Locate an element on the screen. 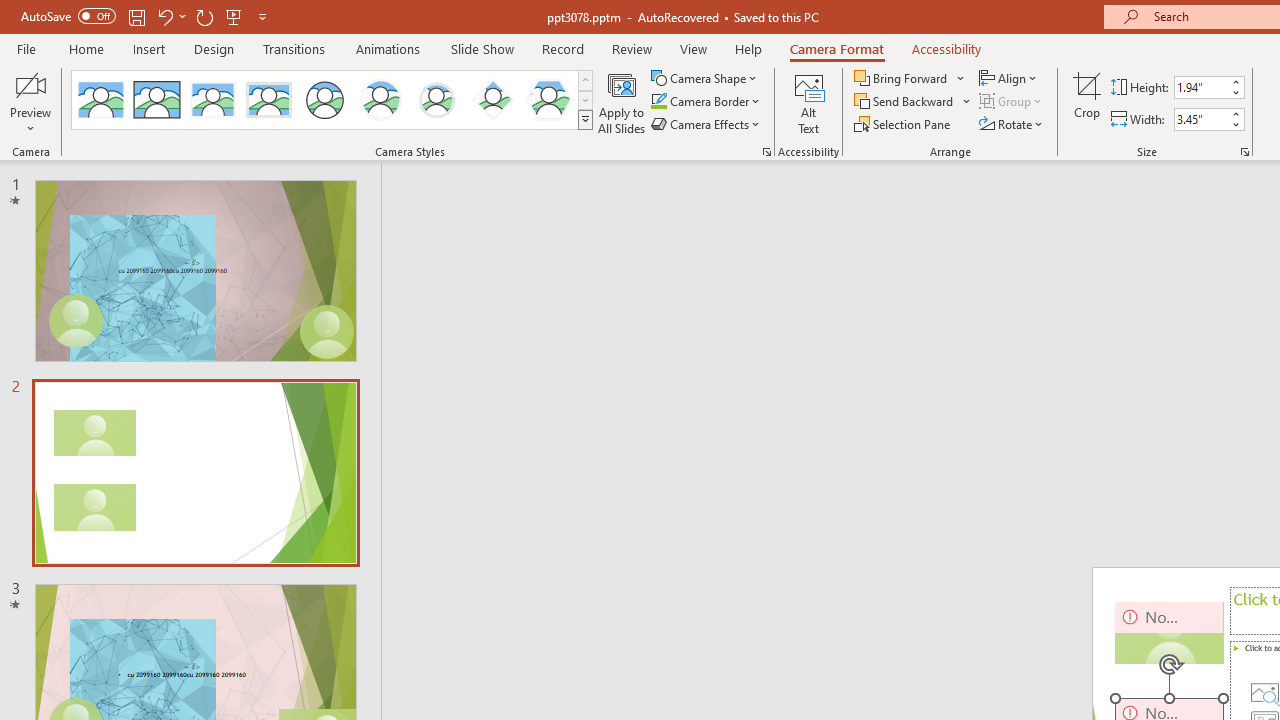  'Camera Effects' is located at coordinates (707, 124).